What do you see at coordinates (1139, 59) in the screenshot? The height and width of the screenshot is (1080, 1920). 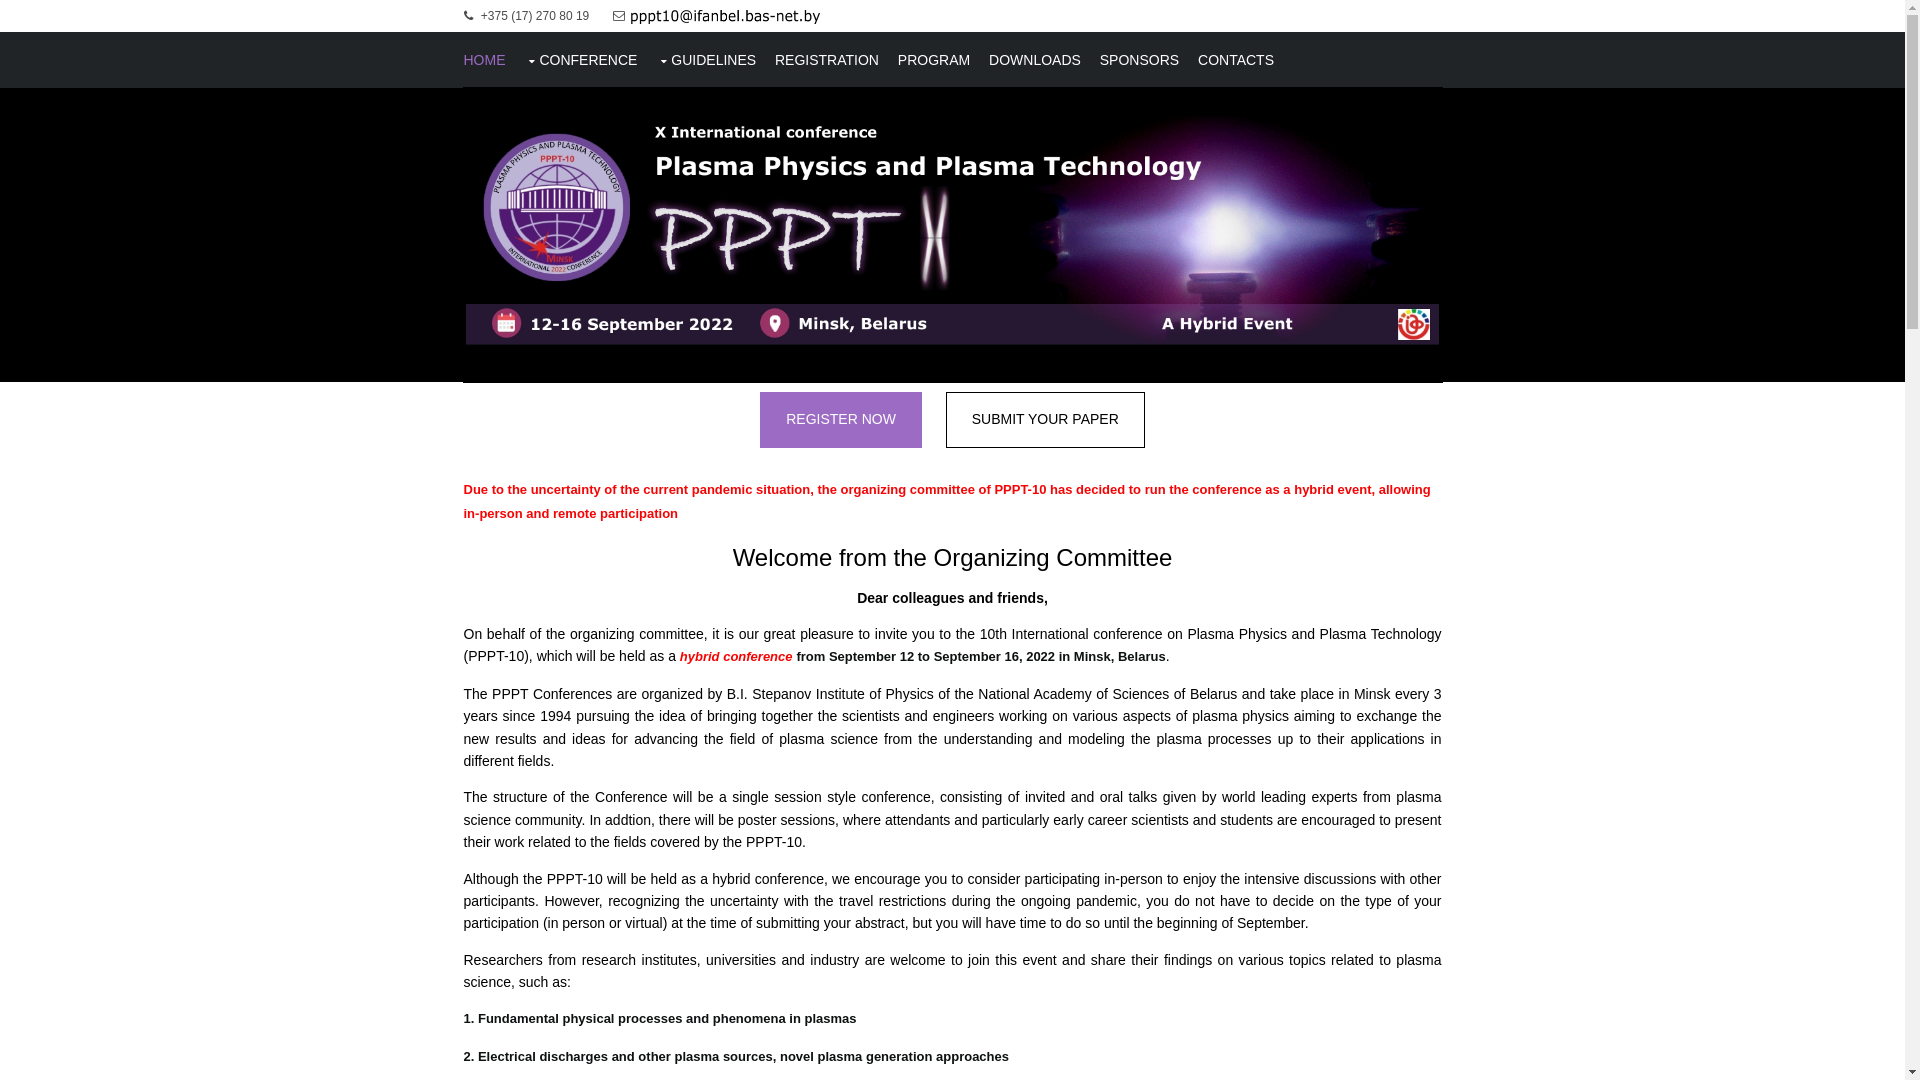 I see `'SPONSORS'` at bounding box center [1139, 59].